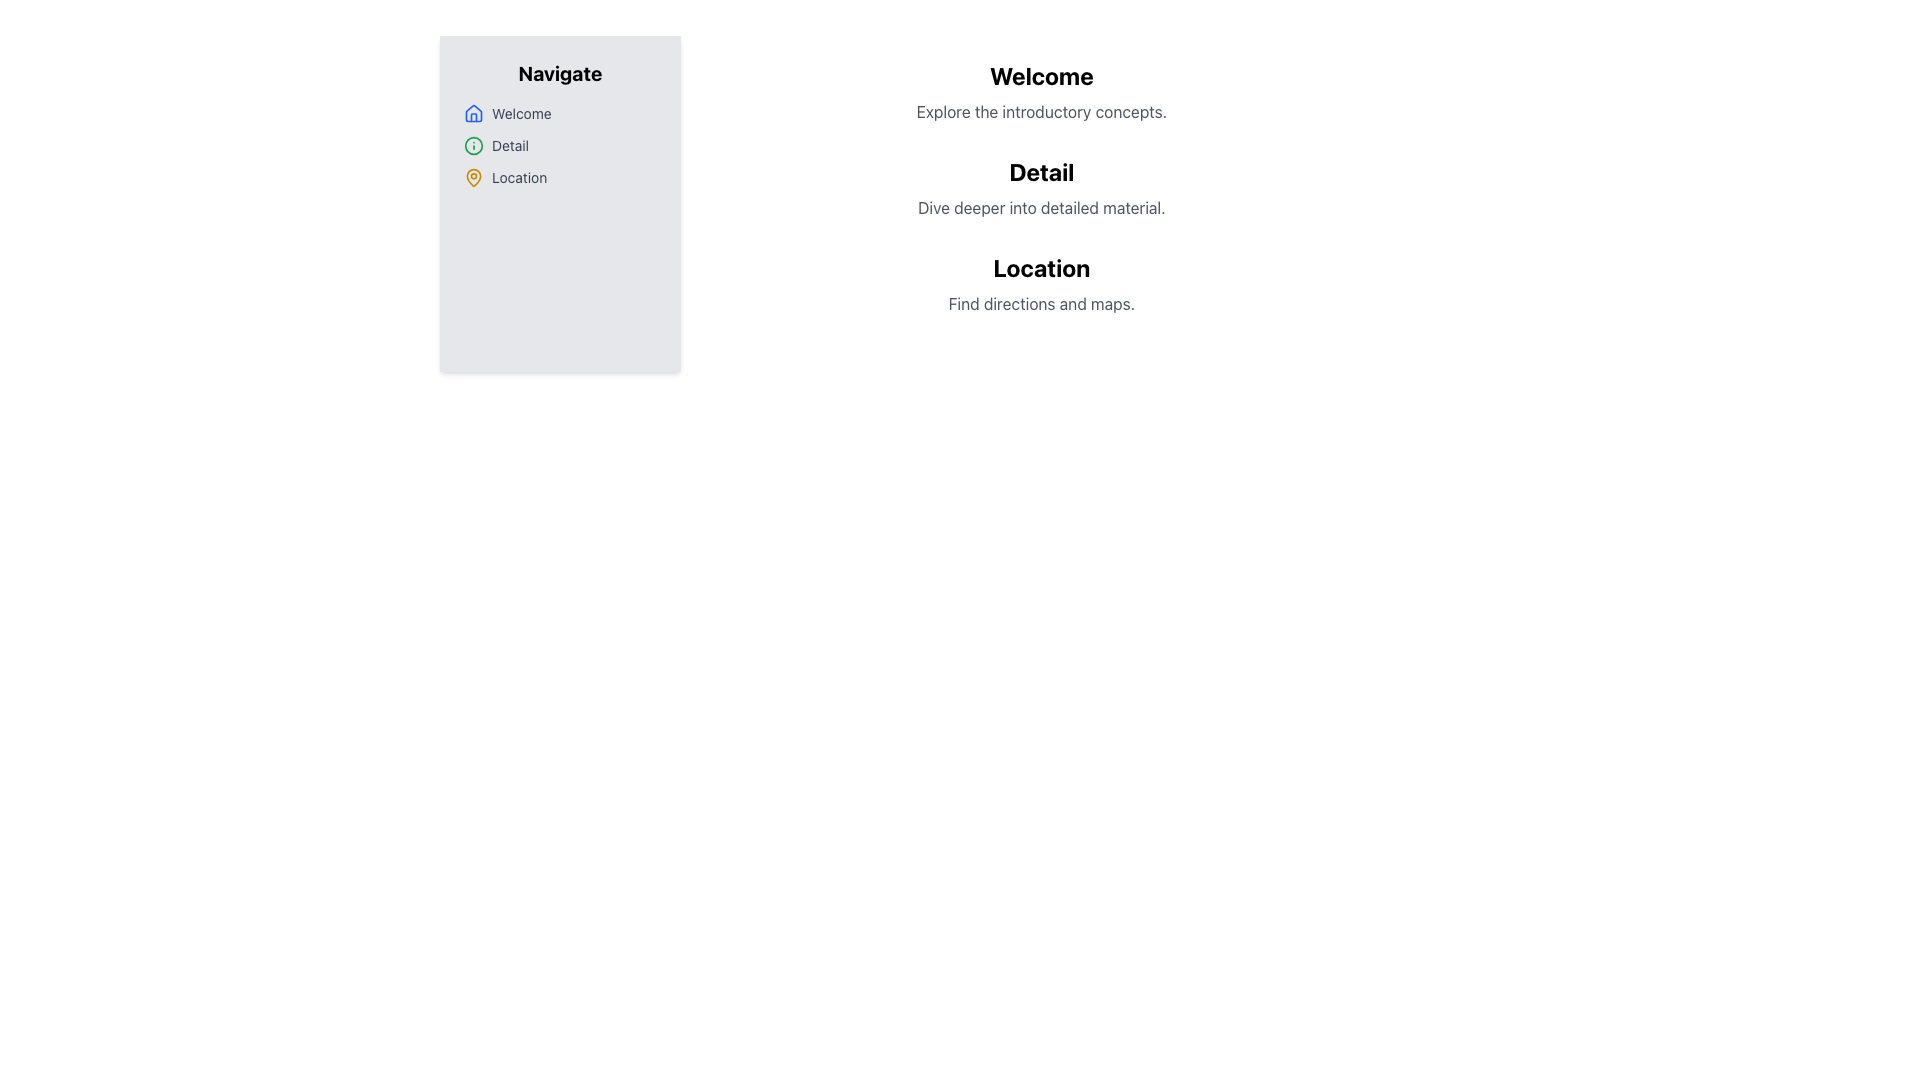 This screenshot has width=1920, height=1080. What do you see at coordinates (473, 145) in the screenshot?
I see `the border of the informational icon, which is a circle shape located in the middle-left area of the interface under the 'Detail' item in the navigation menu` at bounding box center [473, 145].